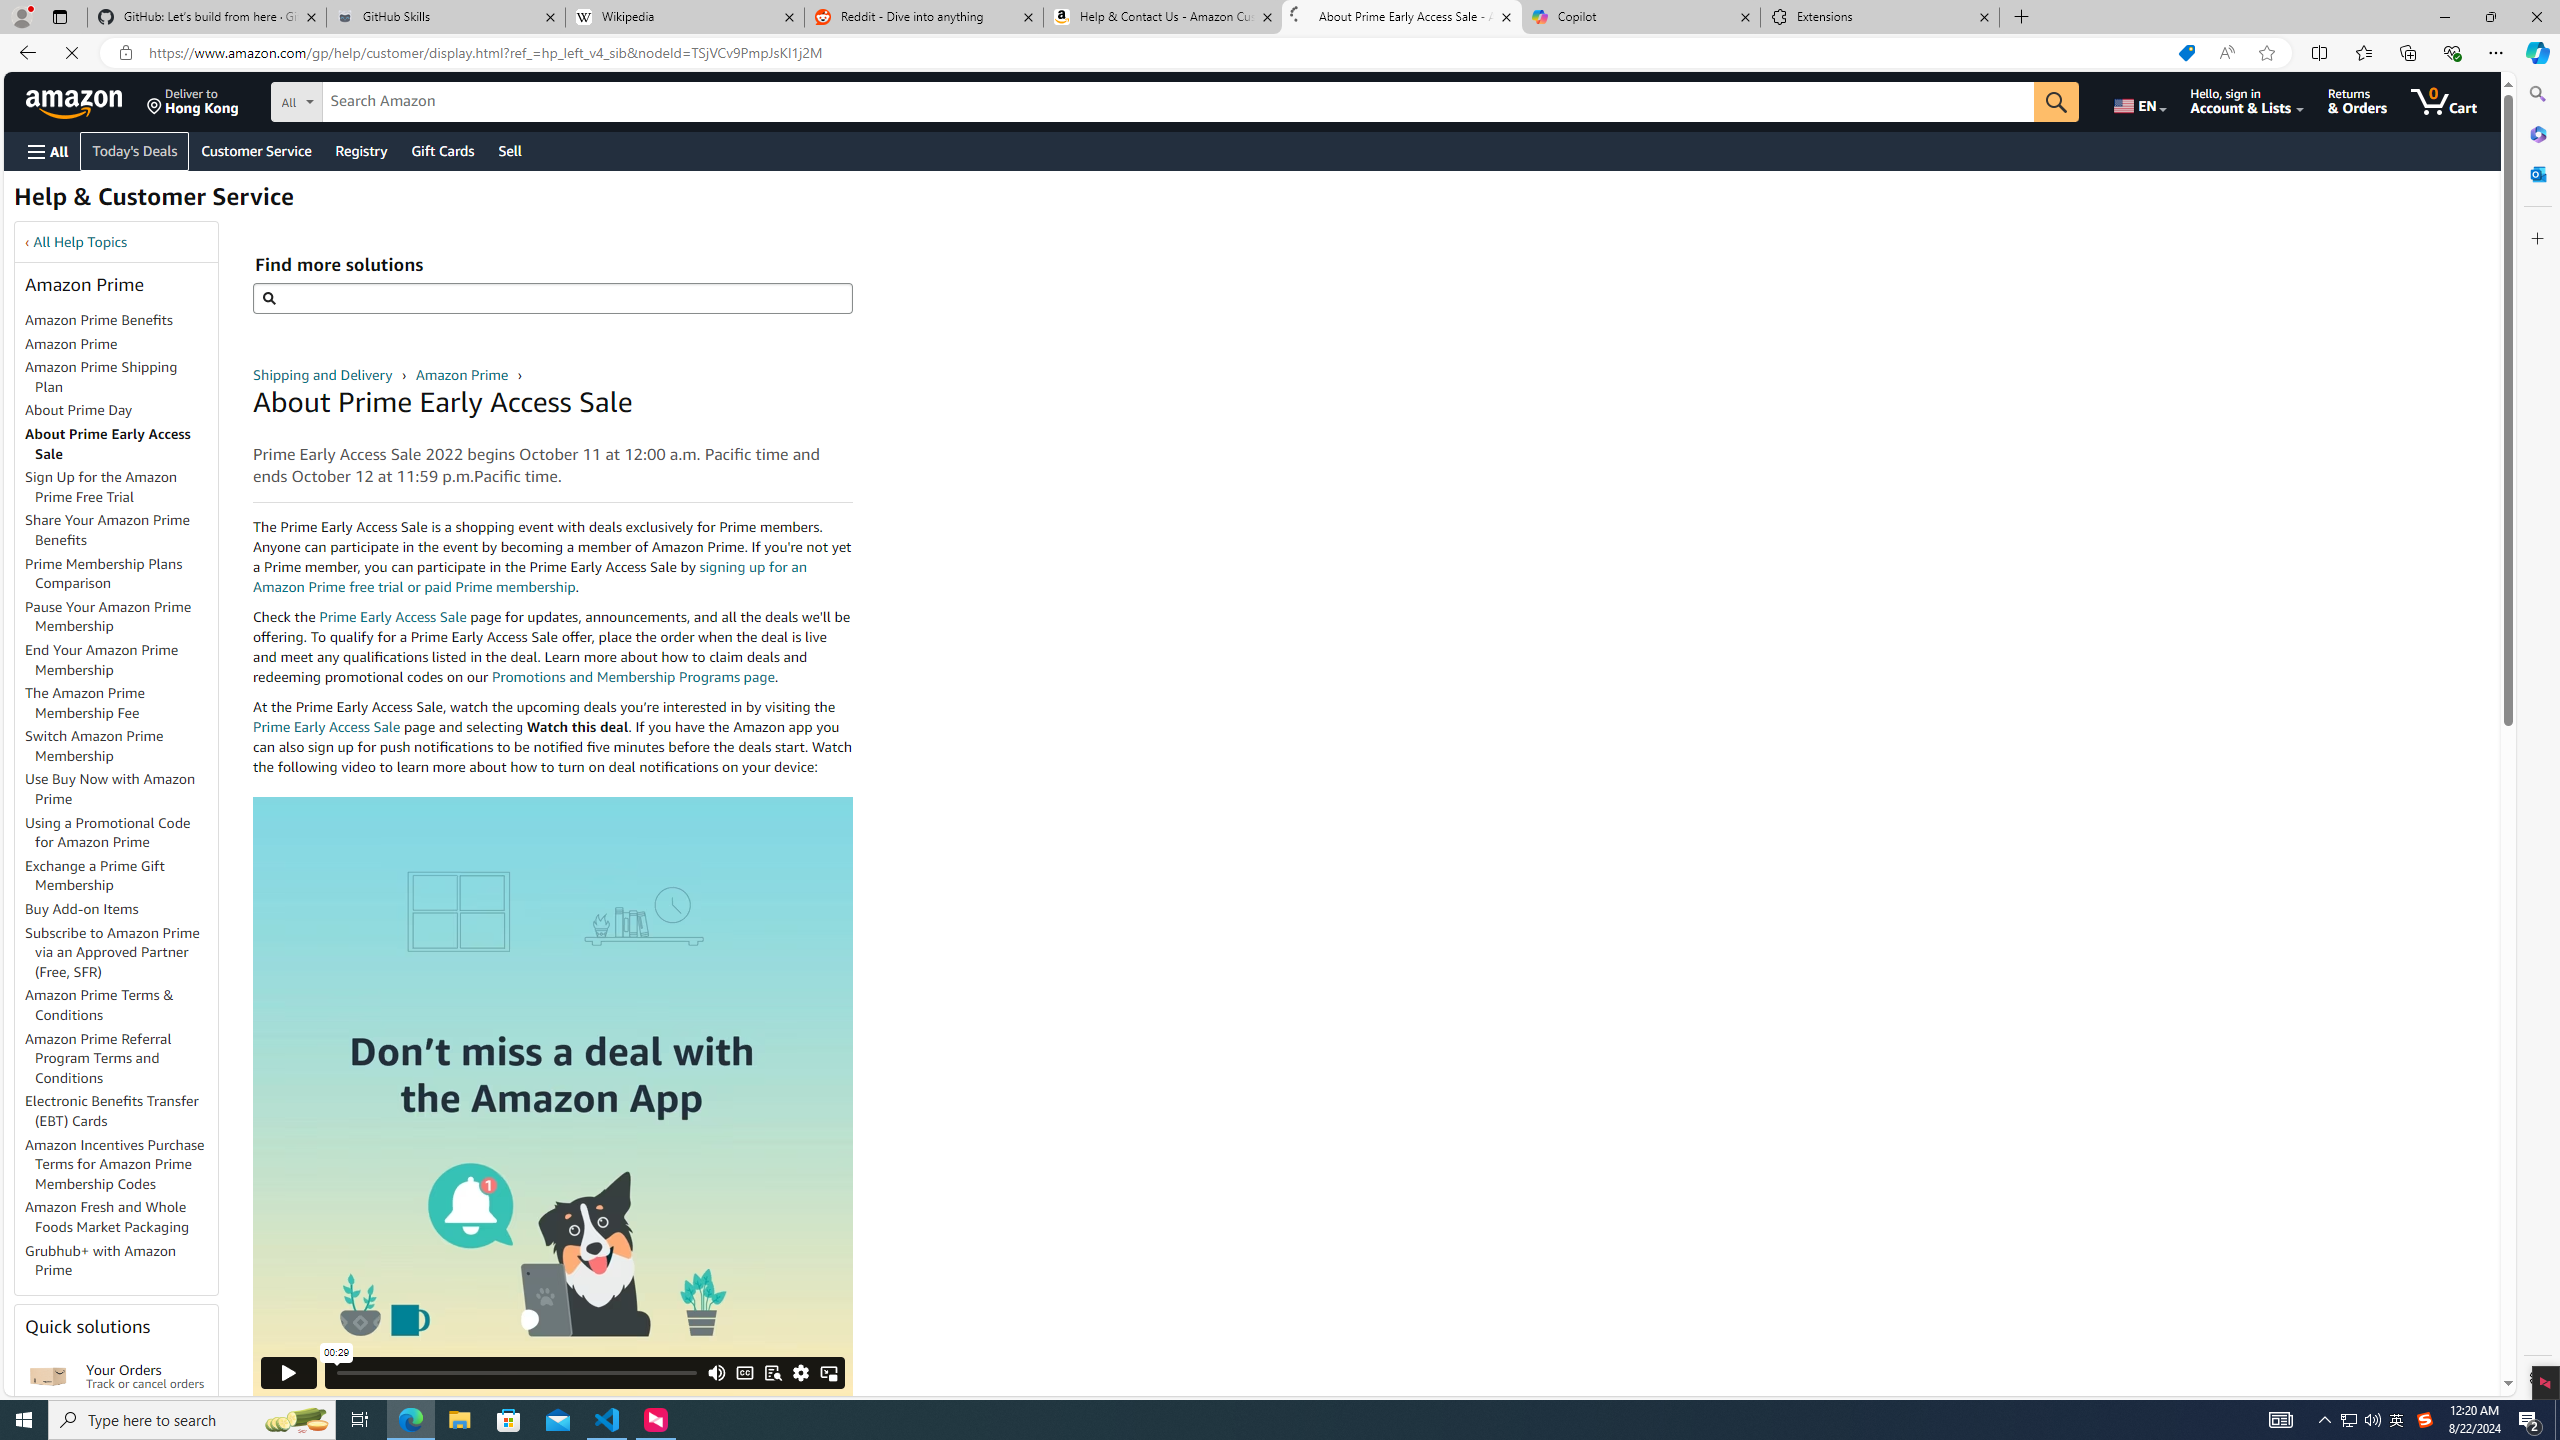 The width and height of the screenshot is (2560, 1440). Describe the element at coordinates (76, 100) in the screenshot. I see `'Amazon'` at that location.